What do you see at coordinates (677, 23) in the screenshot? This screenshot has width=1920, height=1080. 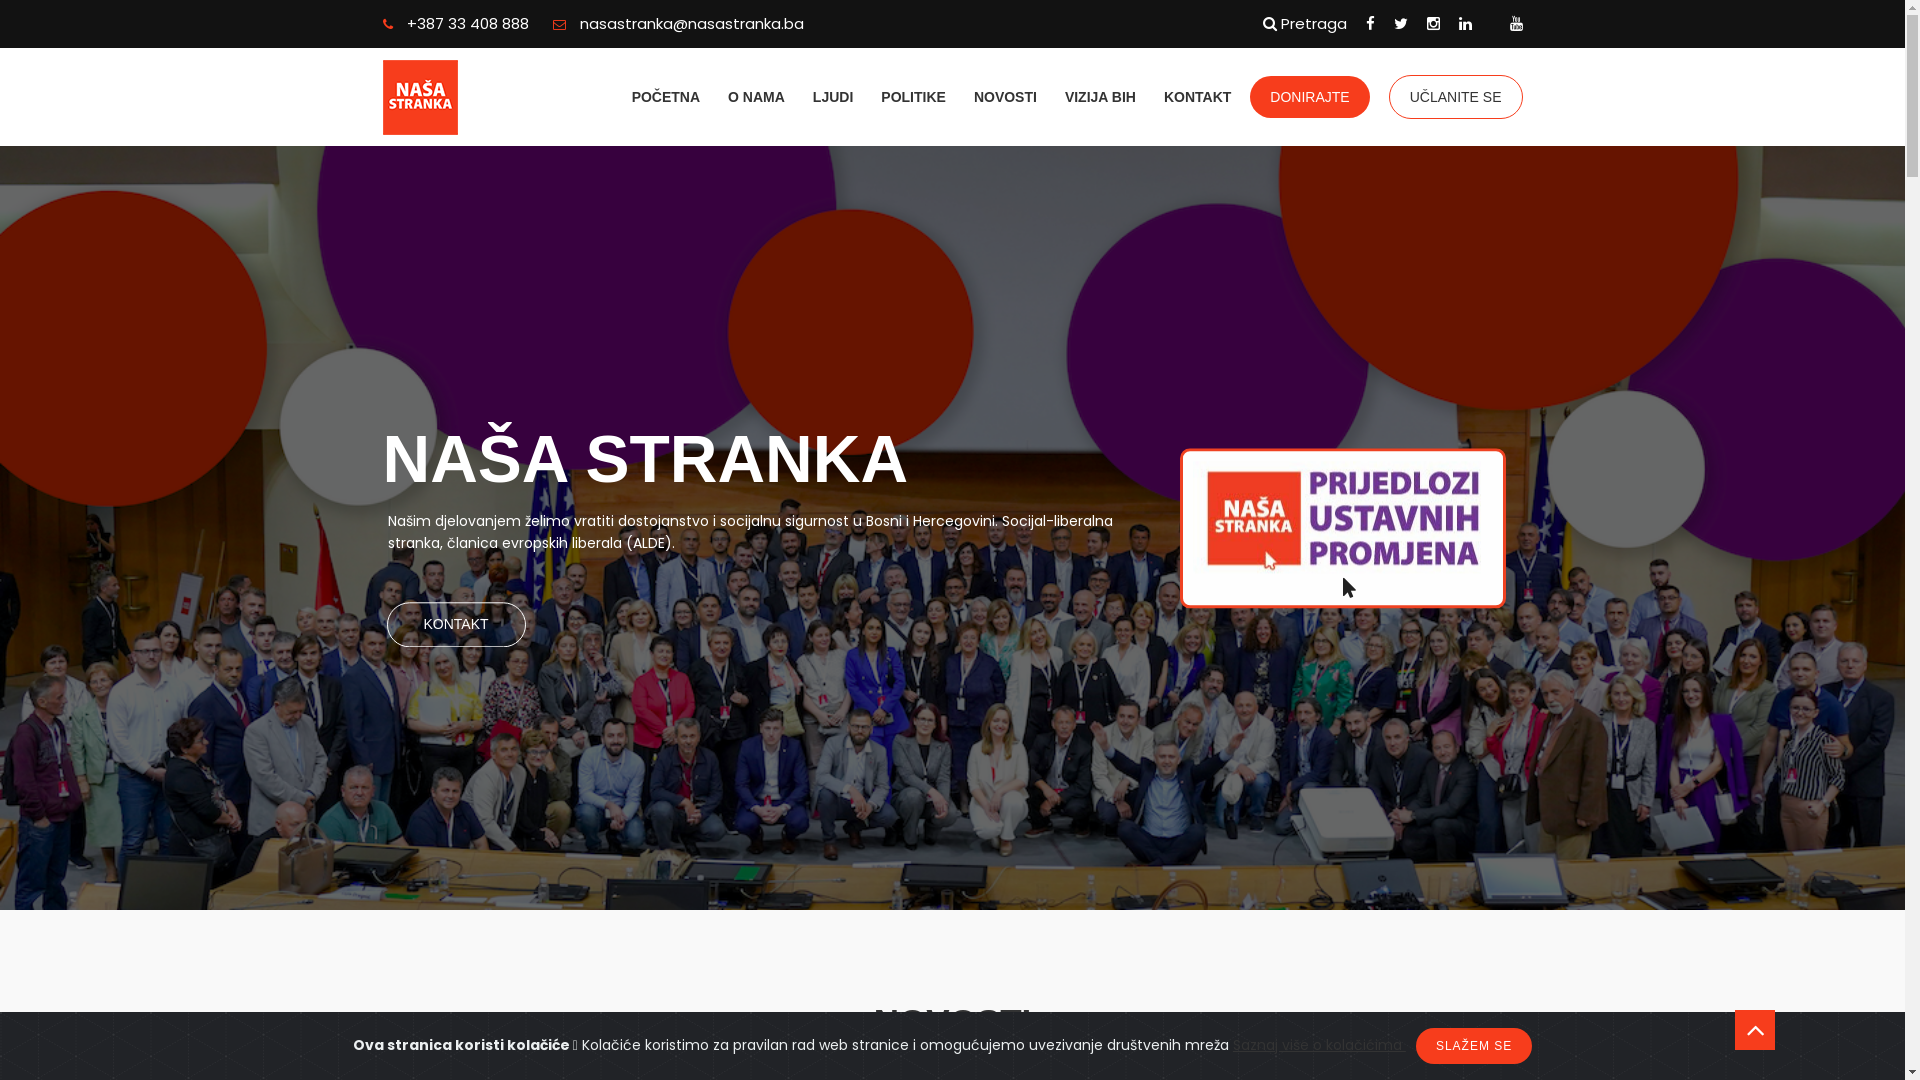 I see `'nasastranka@nasastranka.ba'` at bounding box center [677, 23].